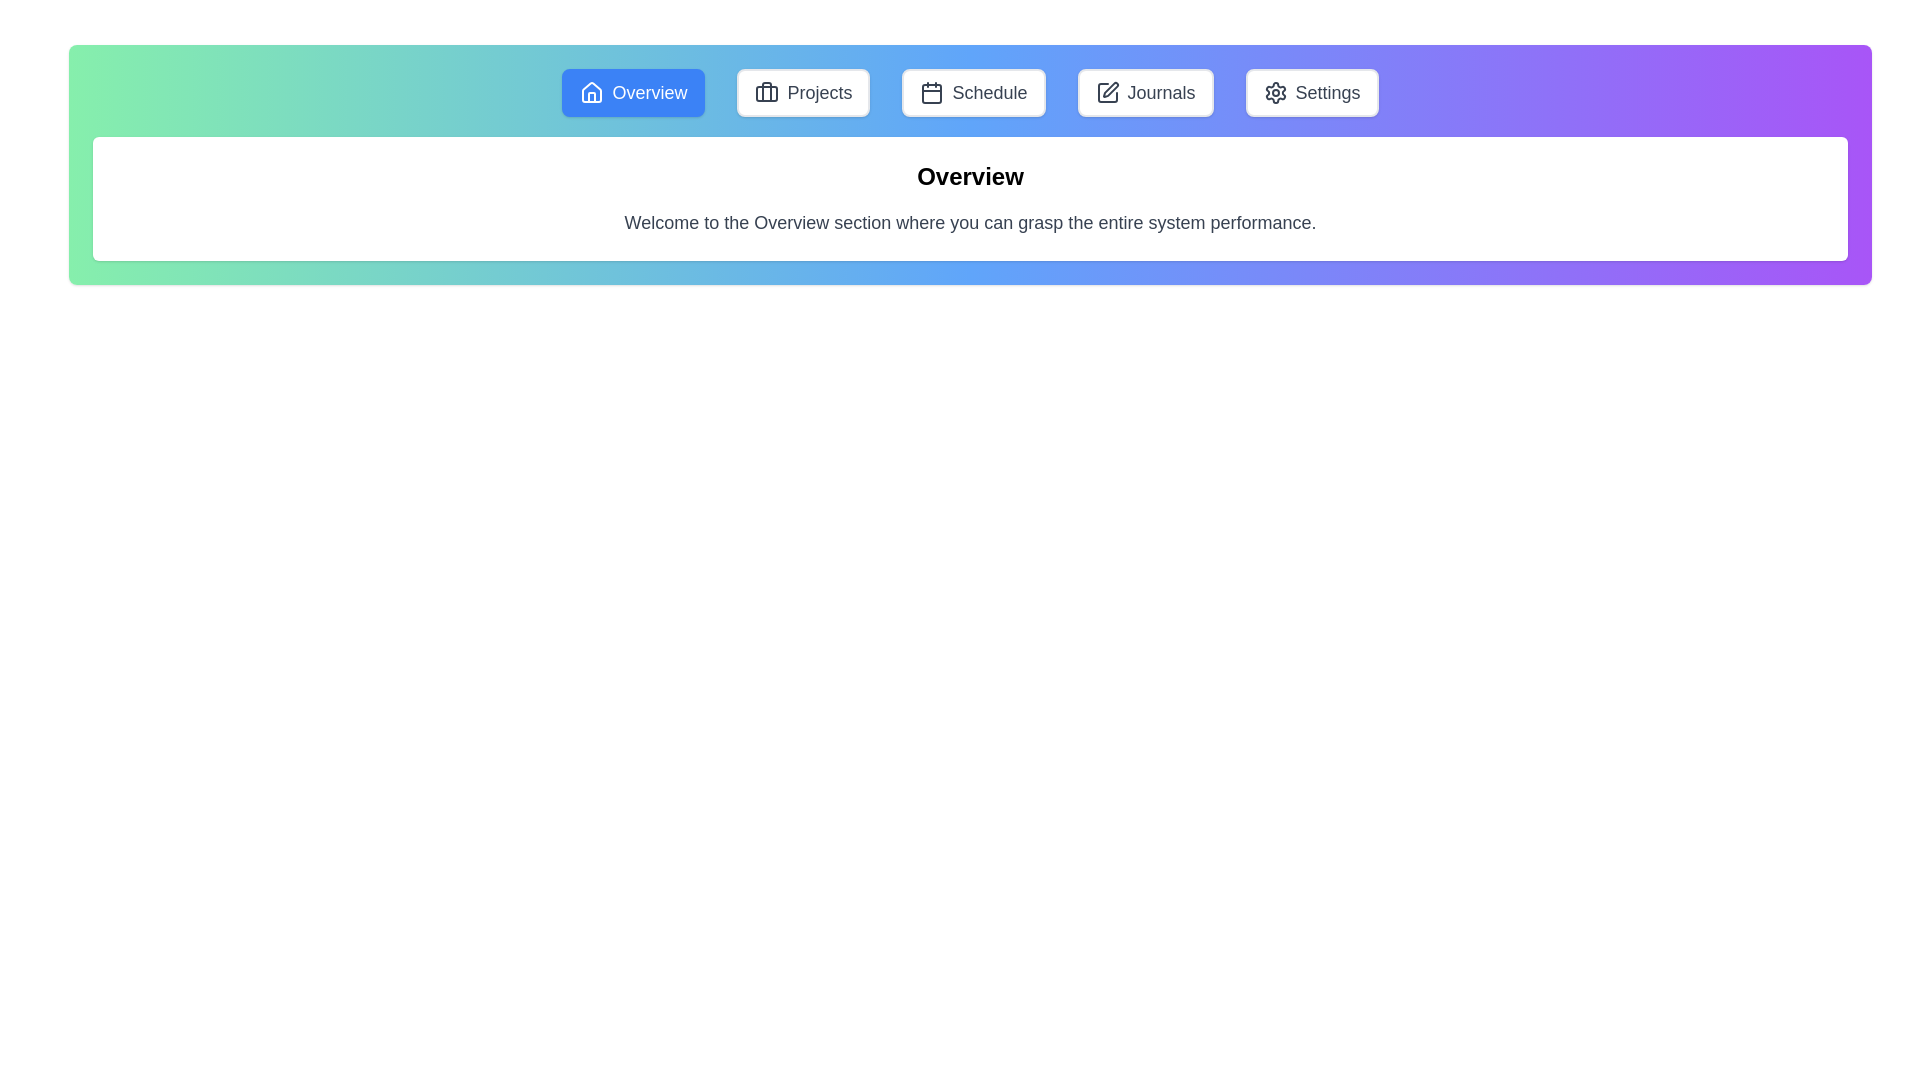 This screenshot has height=1080, width=1920. What do you see at coordinates (766, 92) in the screenshot?
I see `the handle portion of the briefcase icon, which is the second navigation tab from the left in the header bar` at bounding box center [766, 92].